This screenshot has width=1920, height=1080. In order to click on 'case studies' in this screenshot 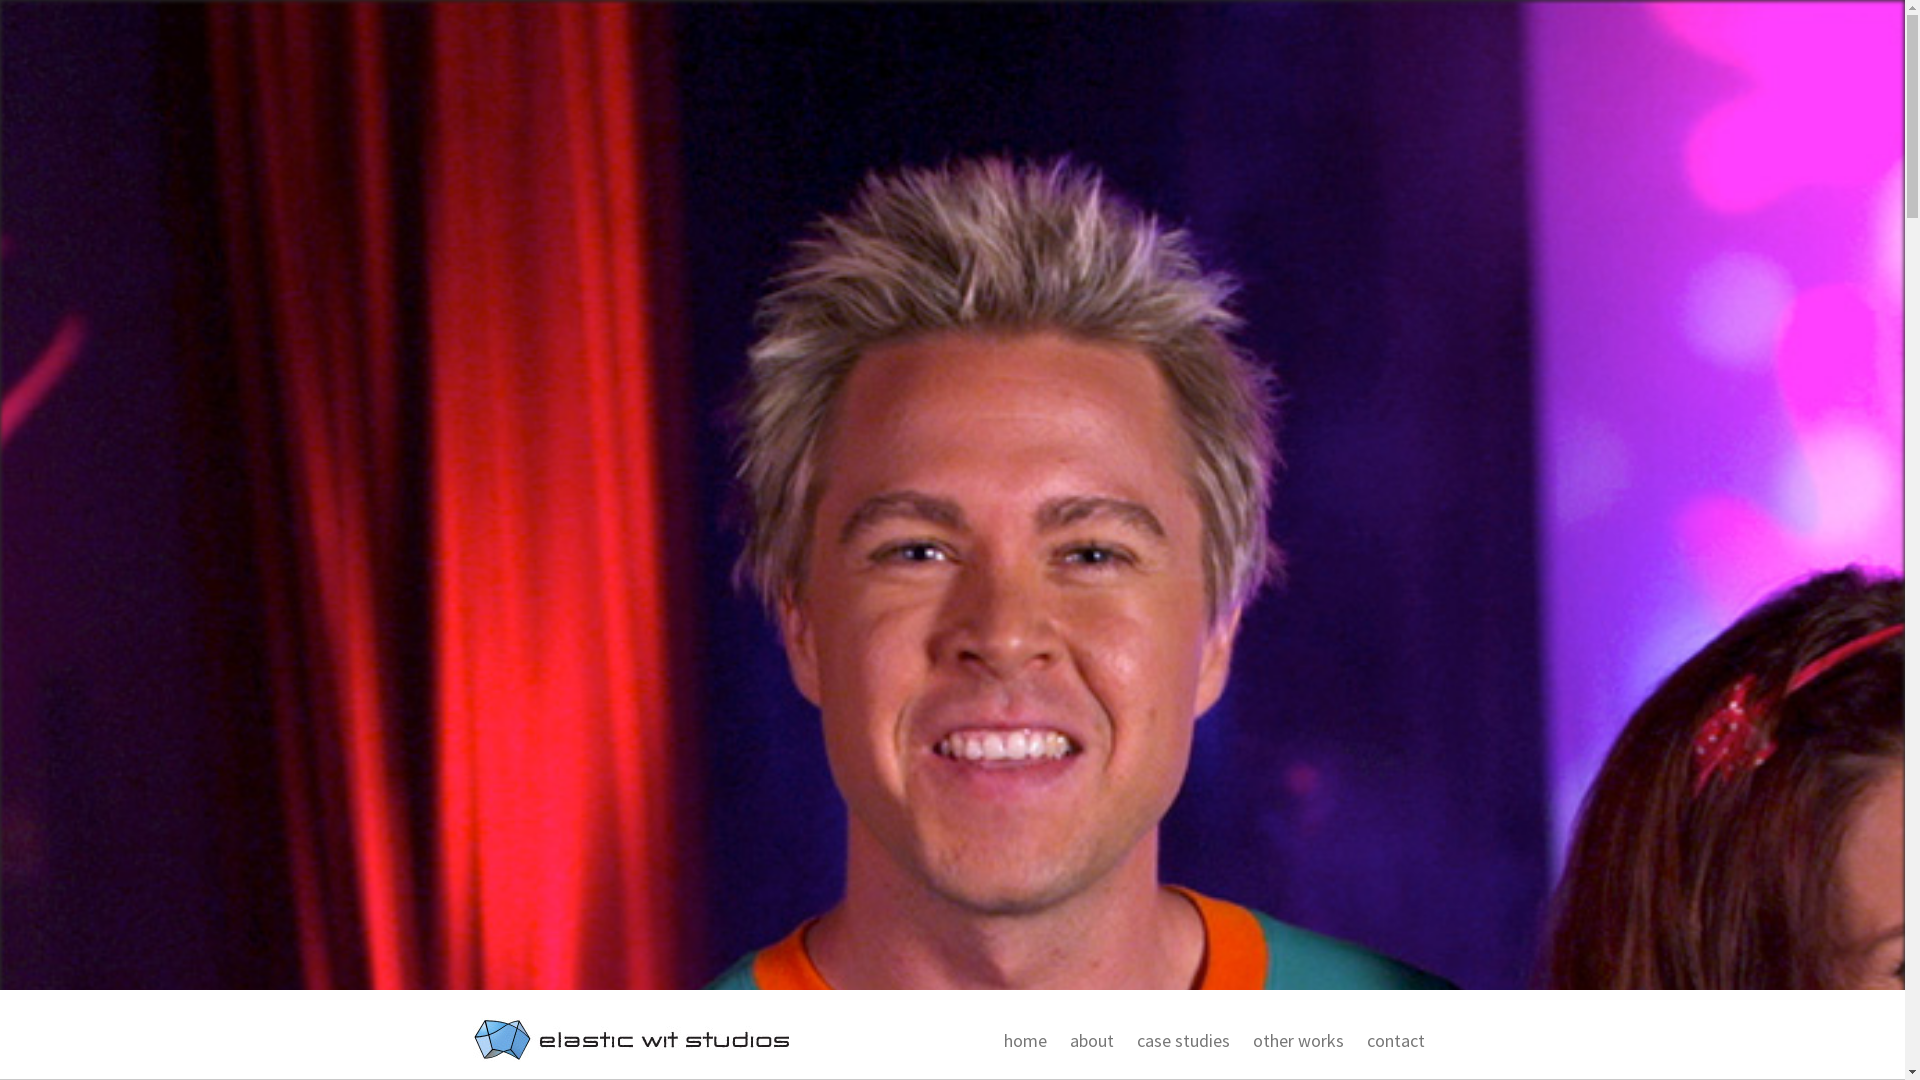, I will do `click(1180, 1040)`.